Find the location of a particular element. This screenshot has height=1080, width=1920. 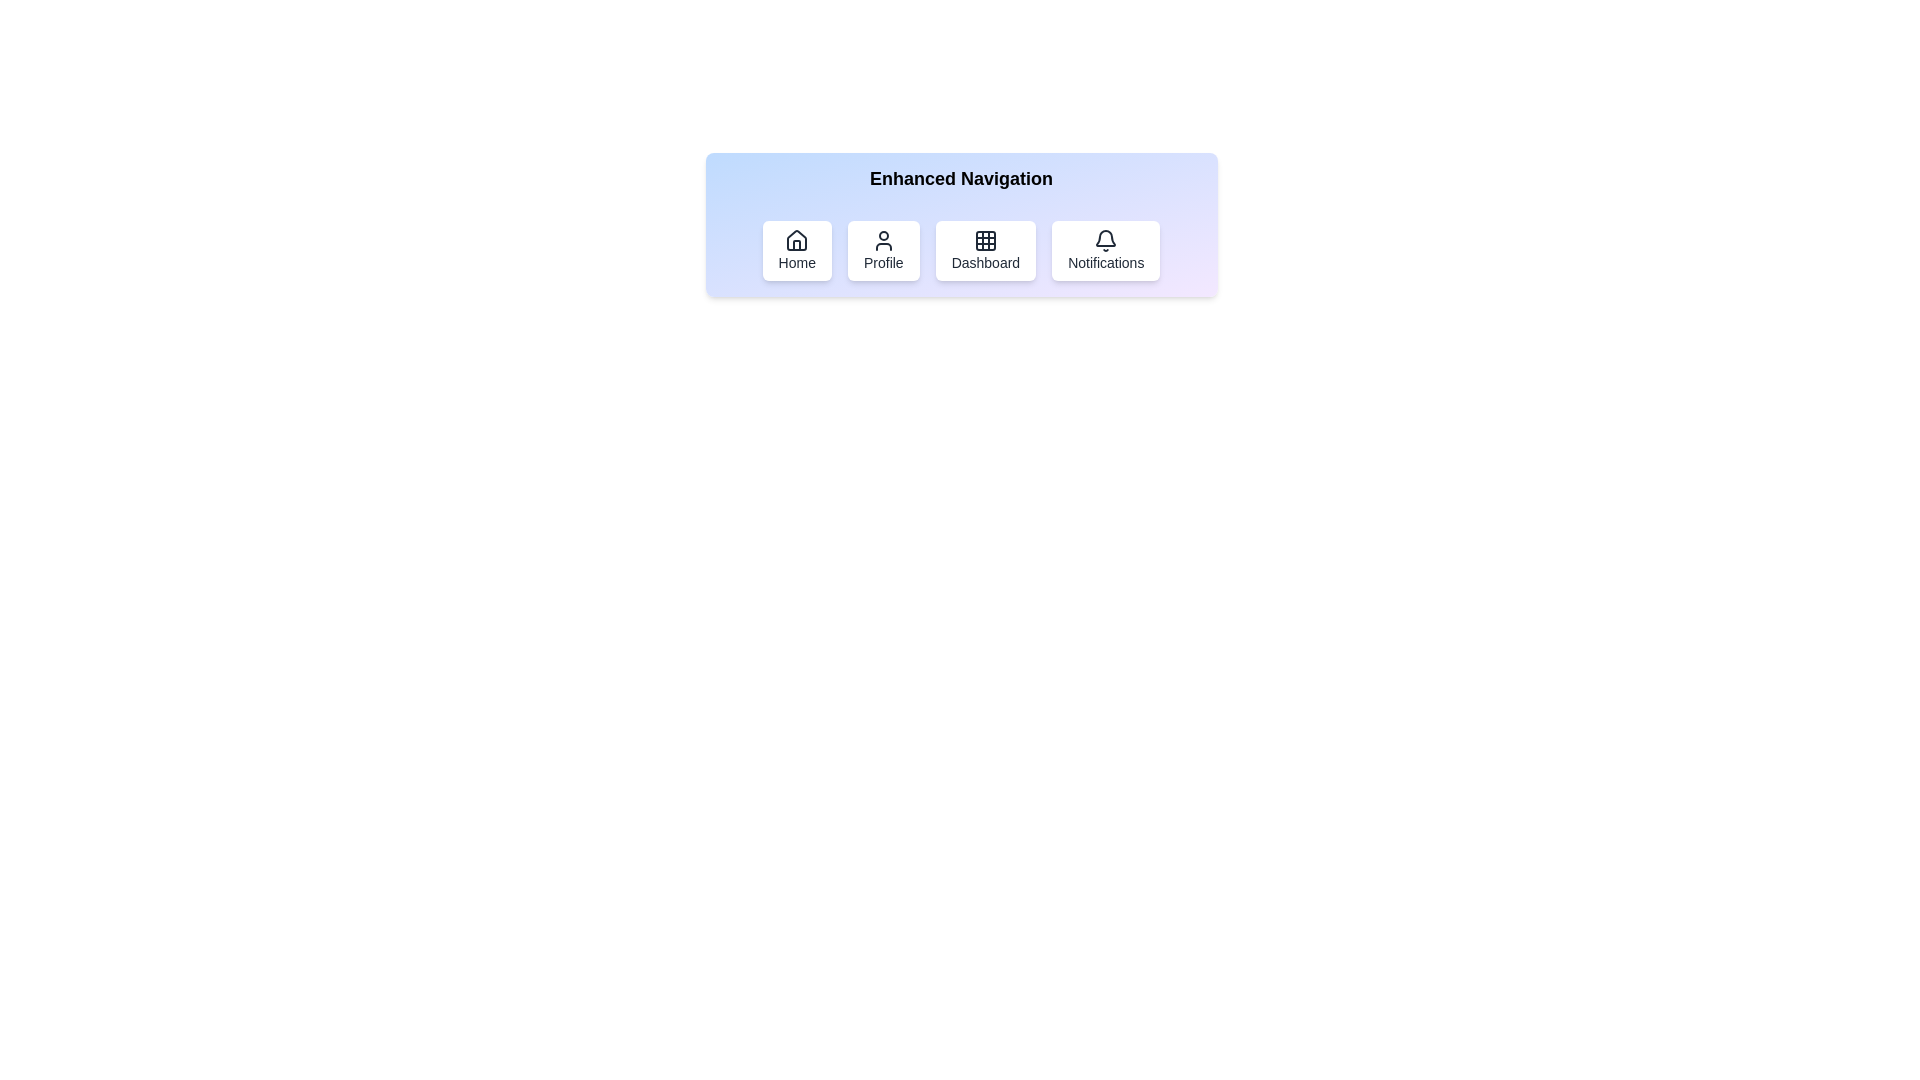

the 'Dashboard' button, which is styled with a grid-like icon and has rounded corners is located at coordinates (985, 249).